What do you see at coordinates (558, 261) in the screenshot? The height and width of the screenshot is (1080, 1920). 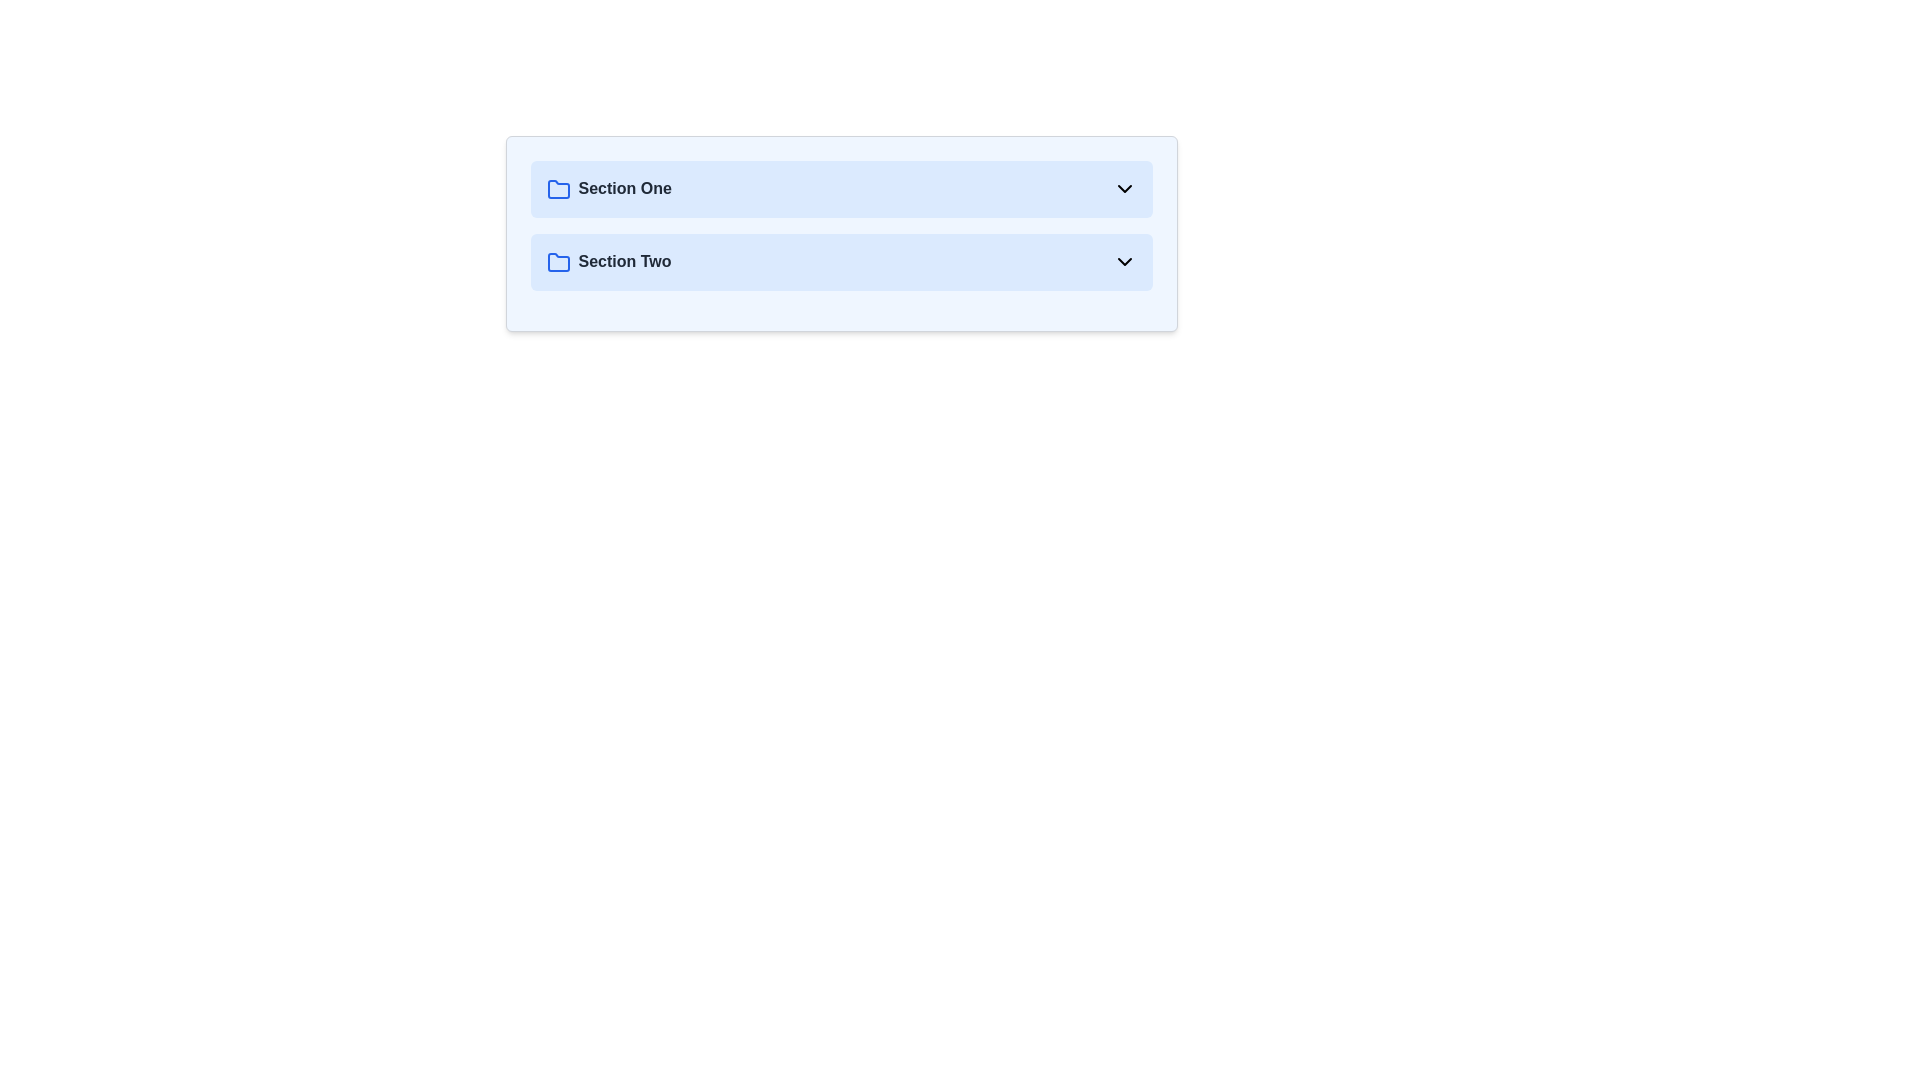 I see `the folder icon located to the left of the 'Section Two' label in the second row of the section list` at bounding box center [558, 261].